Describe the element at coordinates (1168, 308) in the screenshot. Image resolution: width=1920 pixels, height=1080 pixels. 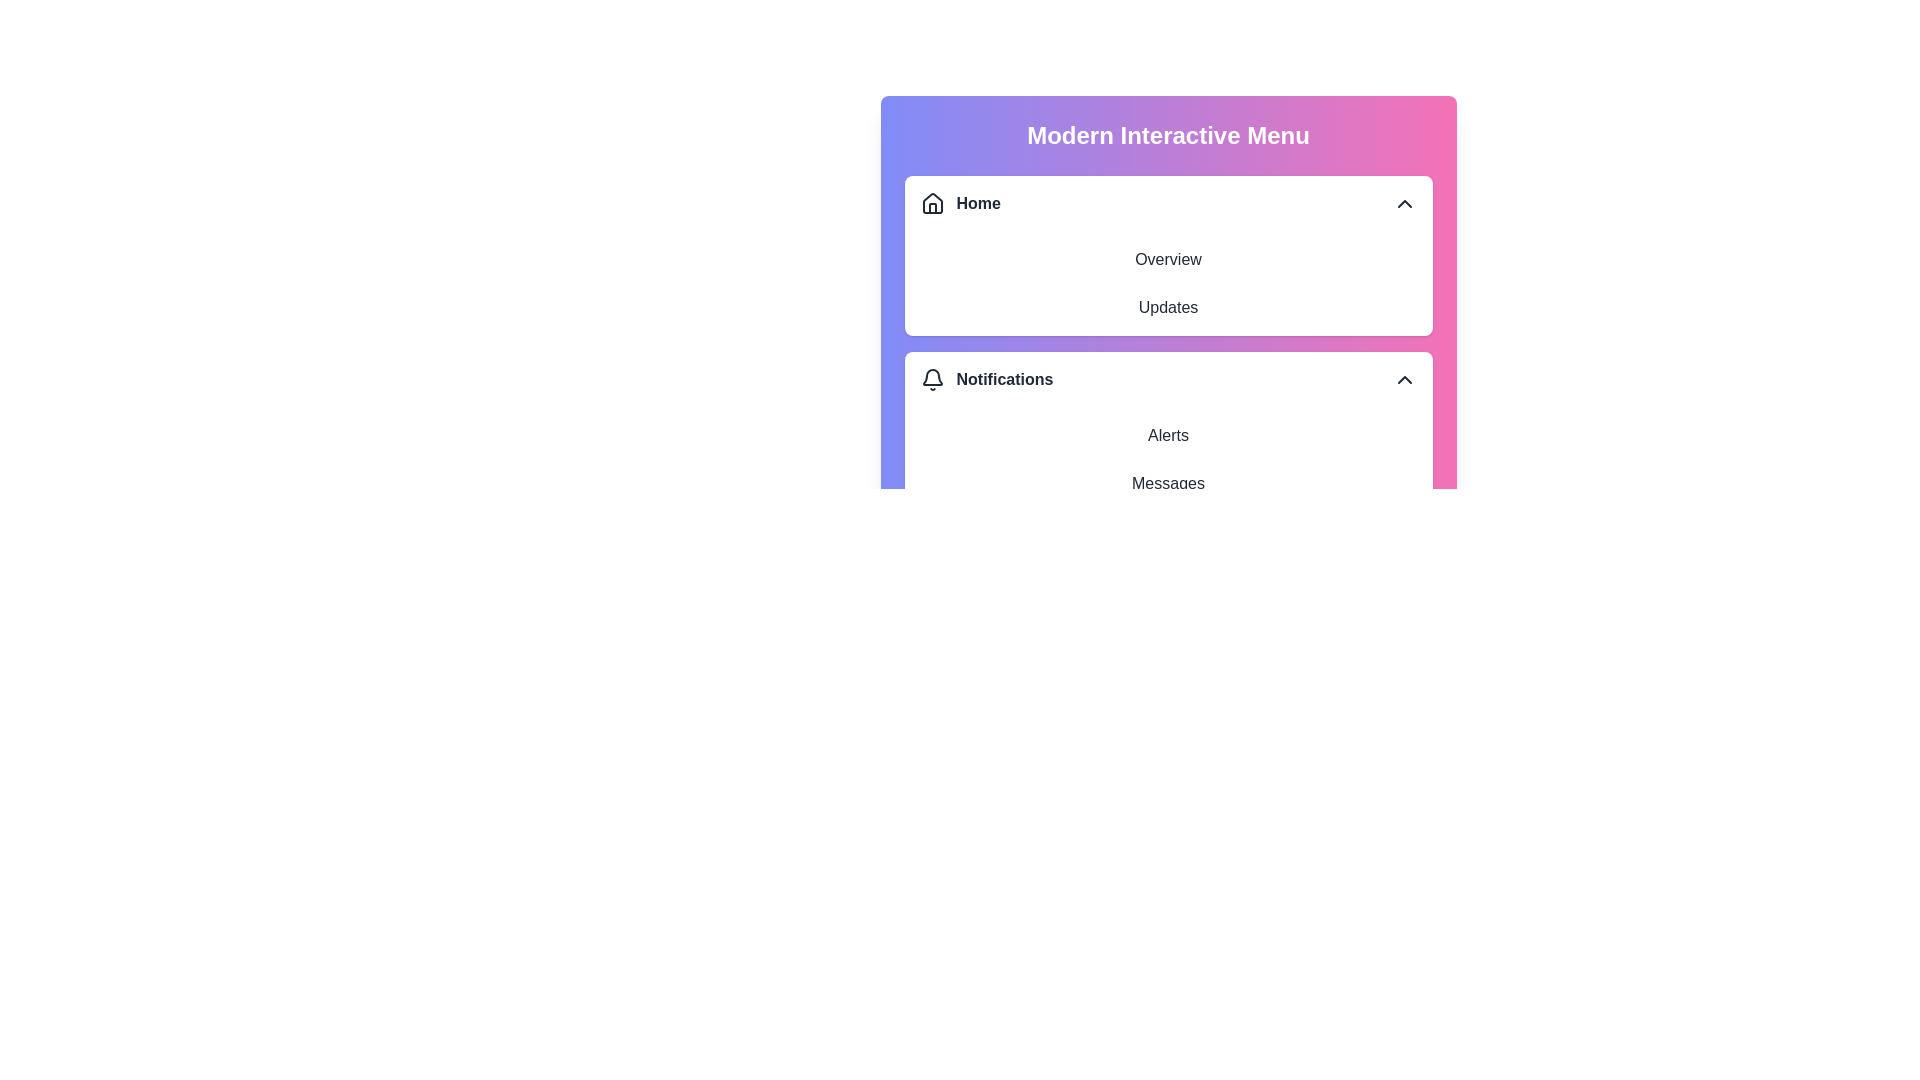
I see `the text element Updates to interact with it` at that location.